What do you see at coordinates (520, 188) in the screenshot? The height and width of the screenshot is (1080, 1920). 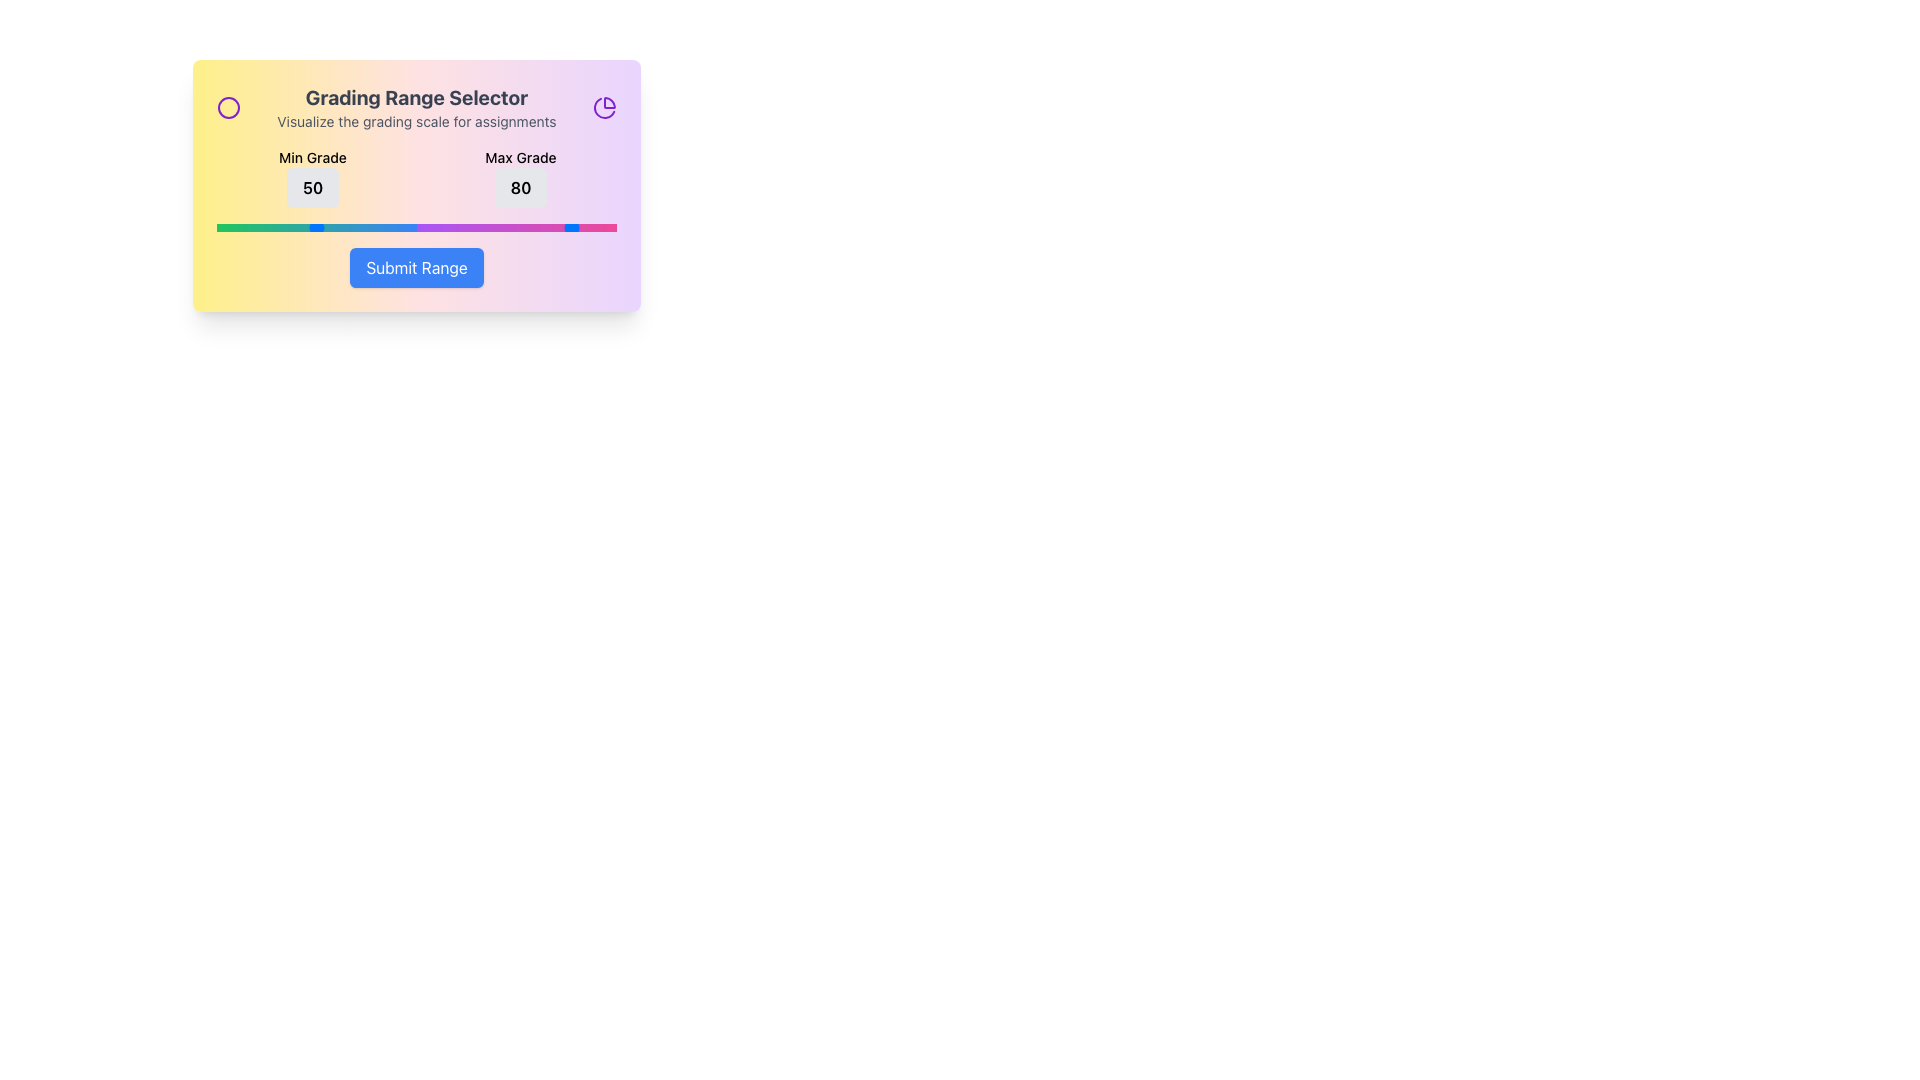 I see `the Static Display Text badge displaying '80', which is located below the 'Max Grade' text in the upper-right portion of the card-like interface` at bounding box center [520, 188].